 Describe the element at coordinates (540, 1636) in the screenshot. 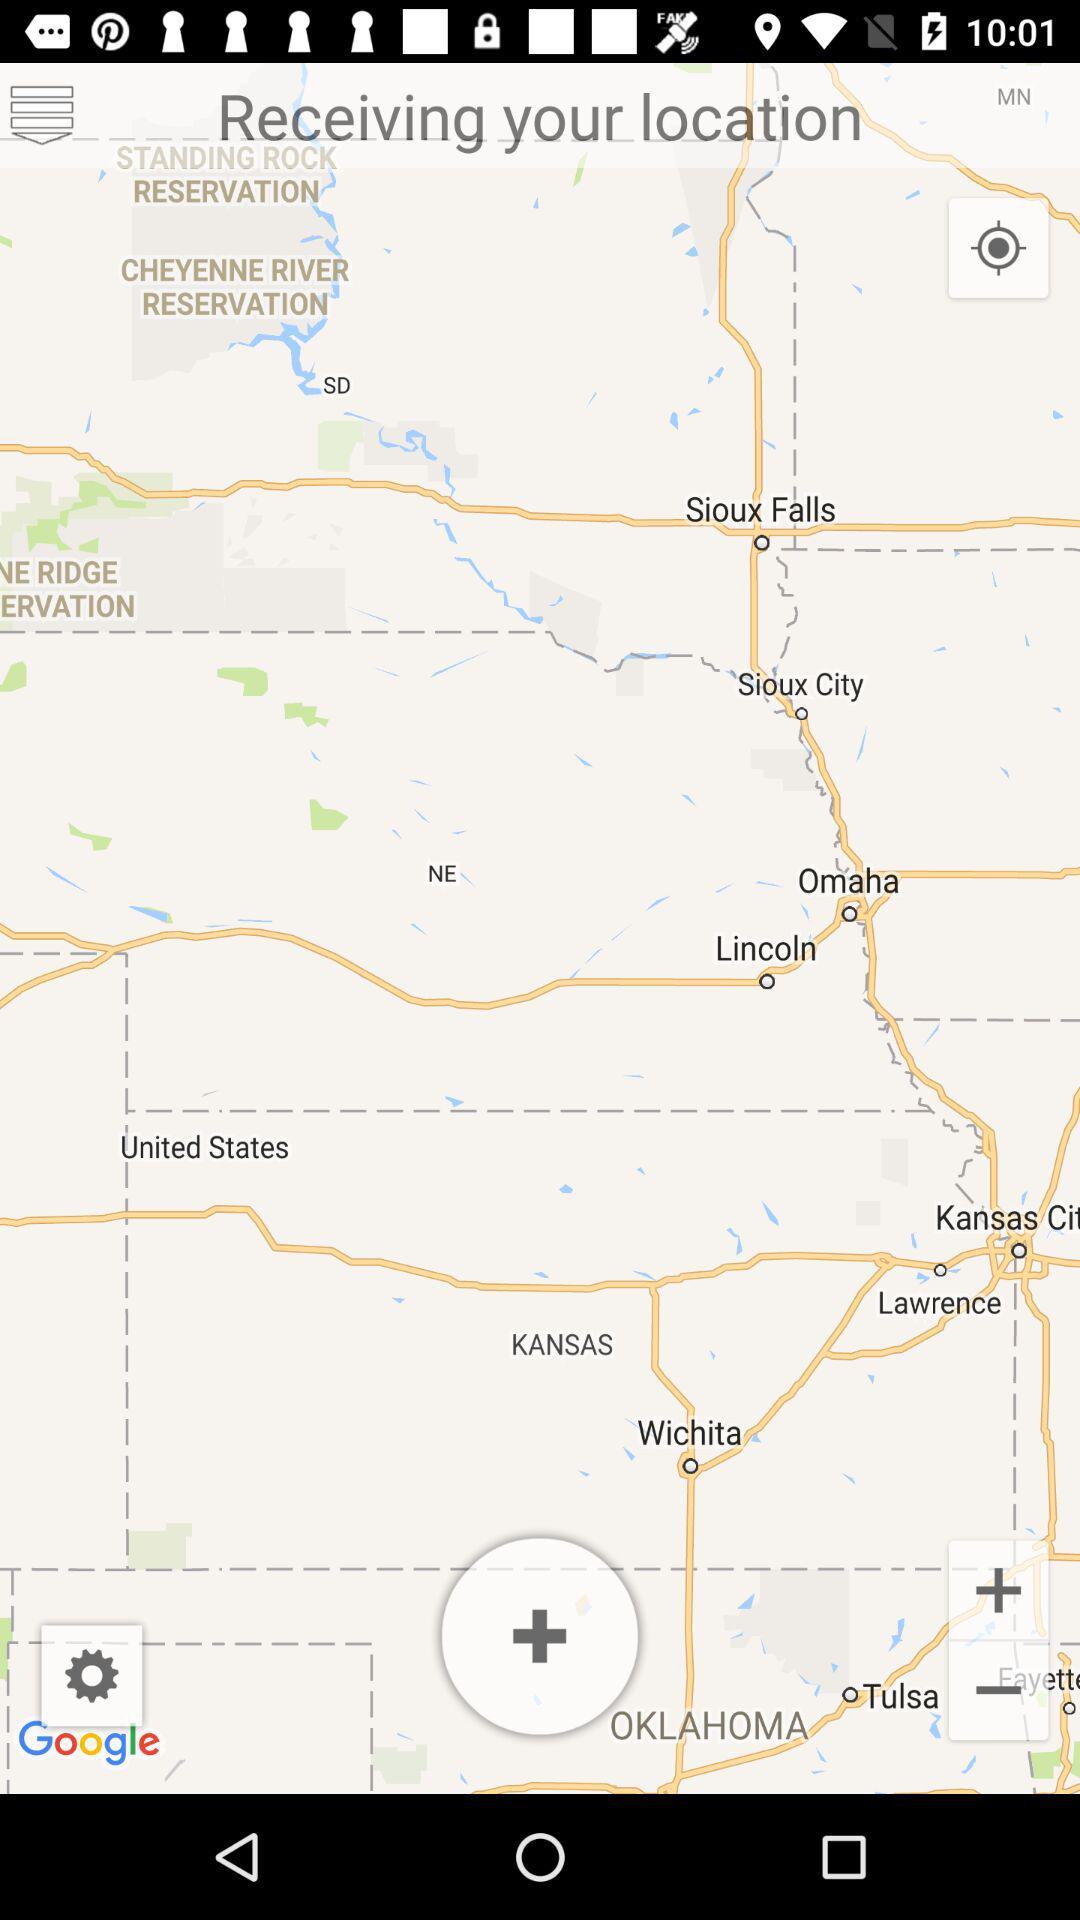

I see `observed violation` at that location.